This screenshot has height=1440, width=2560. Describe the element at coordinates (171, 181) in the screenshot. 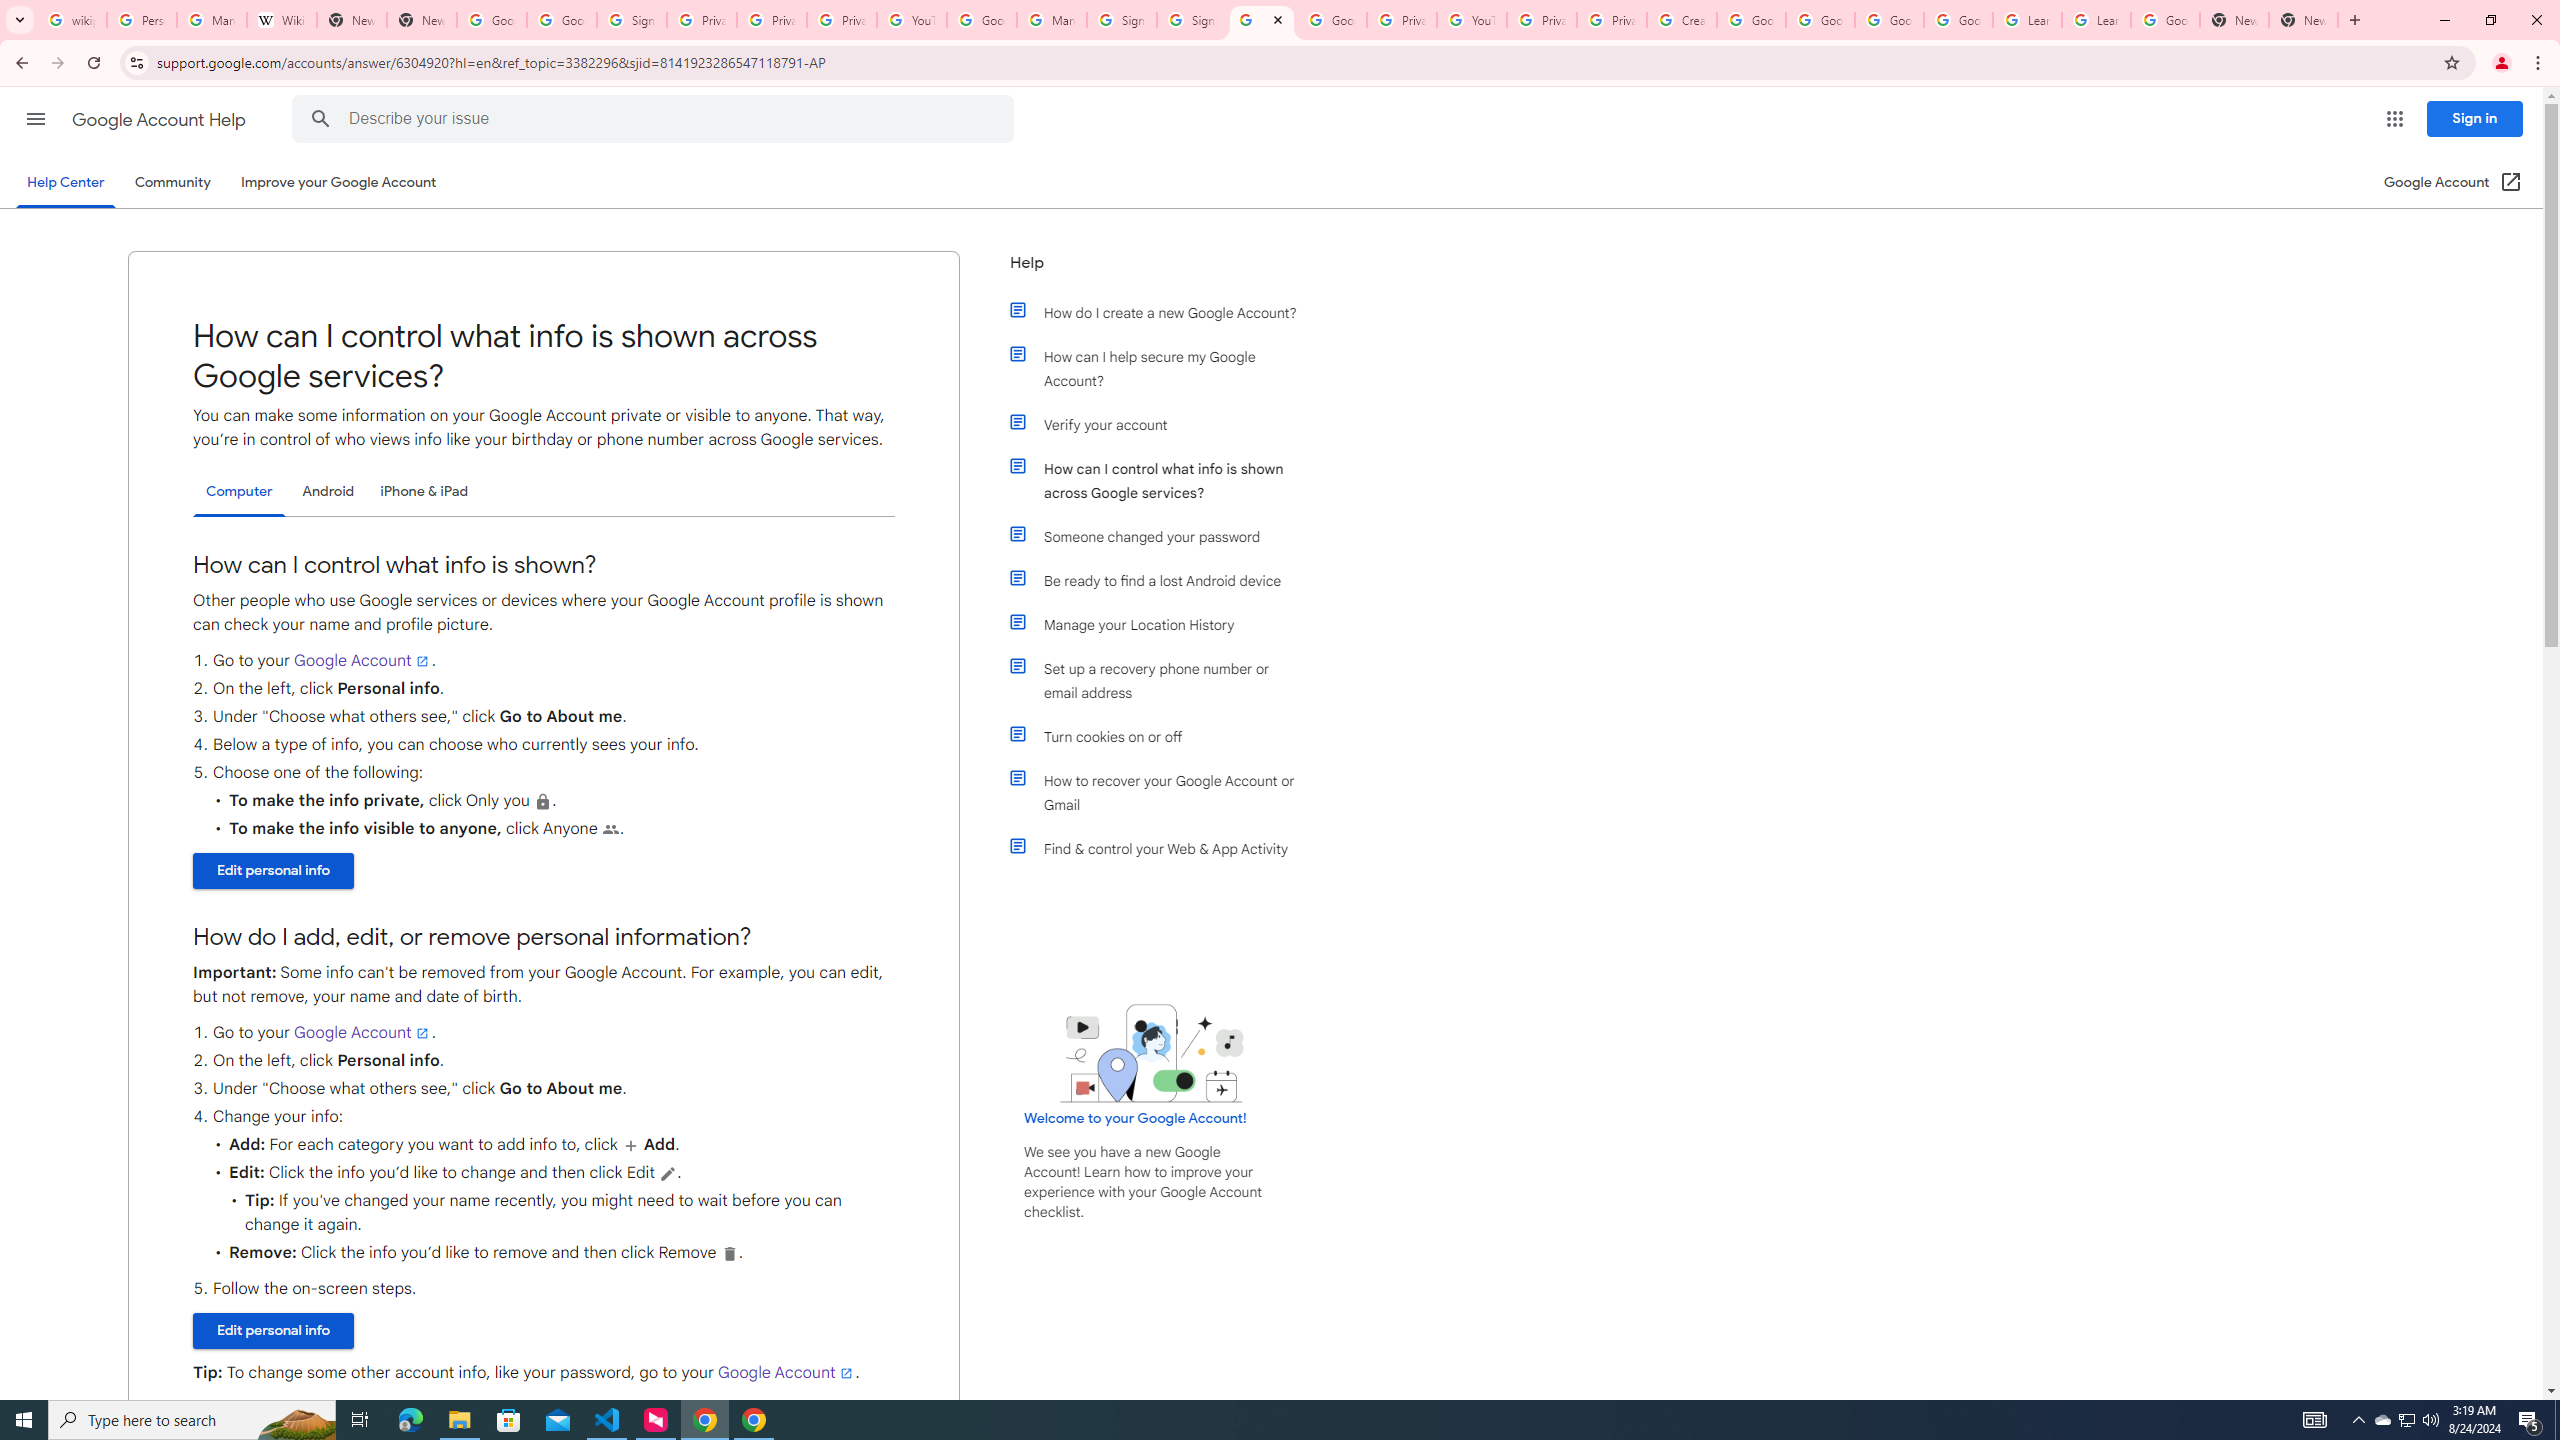

I see `'Community'` at that location.